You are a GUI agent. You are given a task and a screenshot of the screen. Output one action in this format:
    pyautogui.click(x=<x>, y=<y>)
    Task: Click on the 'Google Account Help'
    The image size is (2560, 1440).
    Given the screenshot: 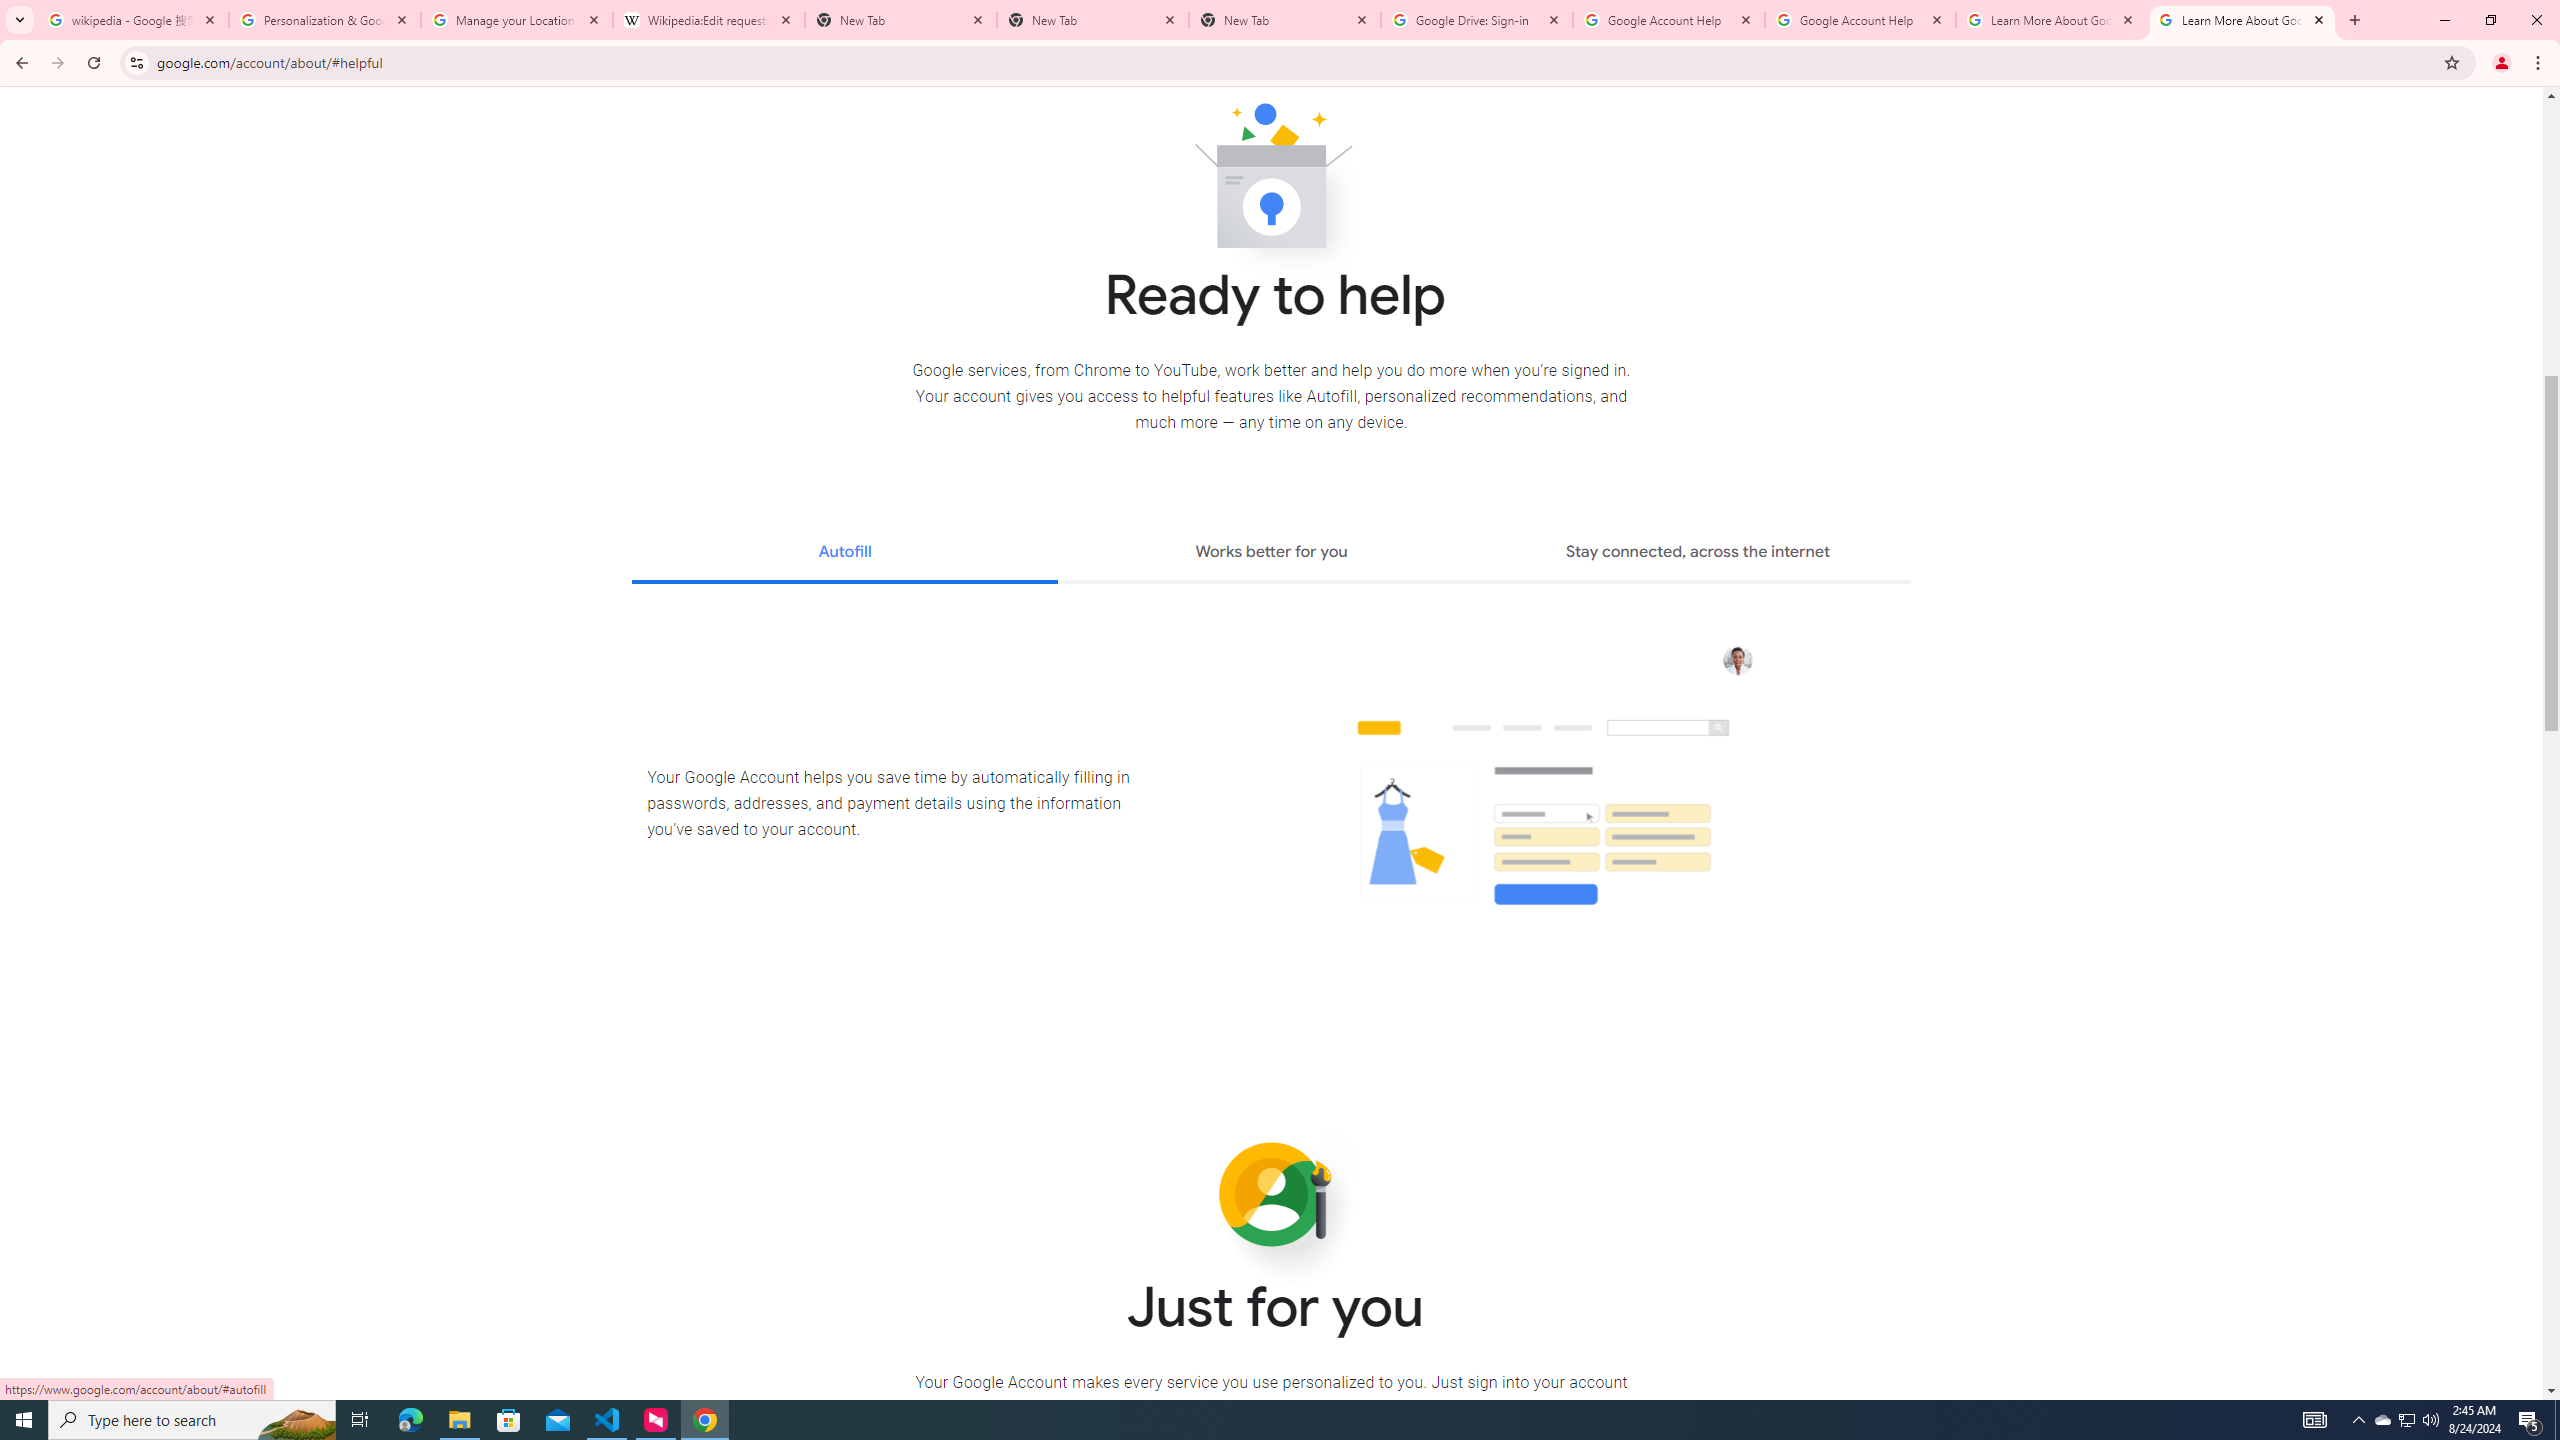 What is the action you would take?
    pyautogui.click(x=1668, y=19)
    